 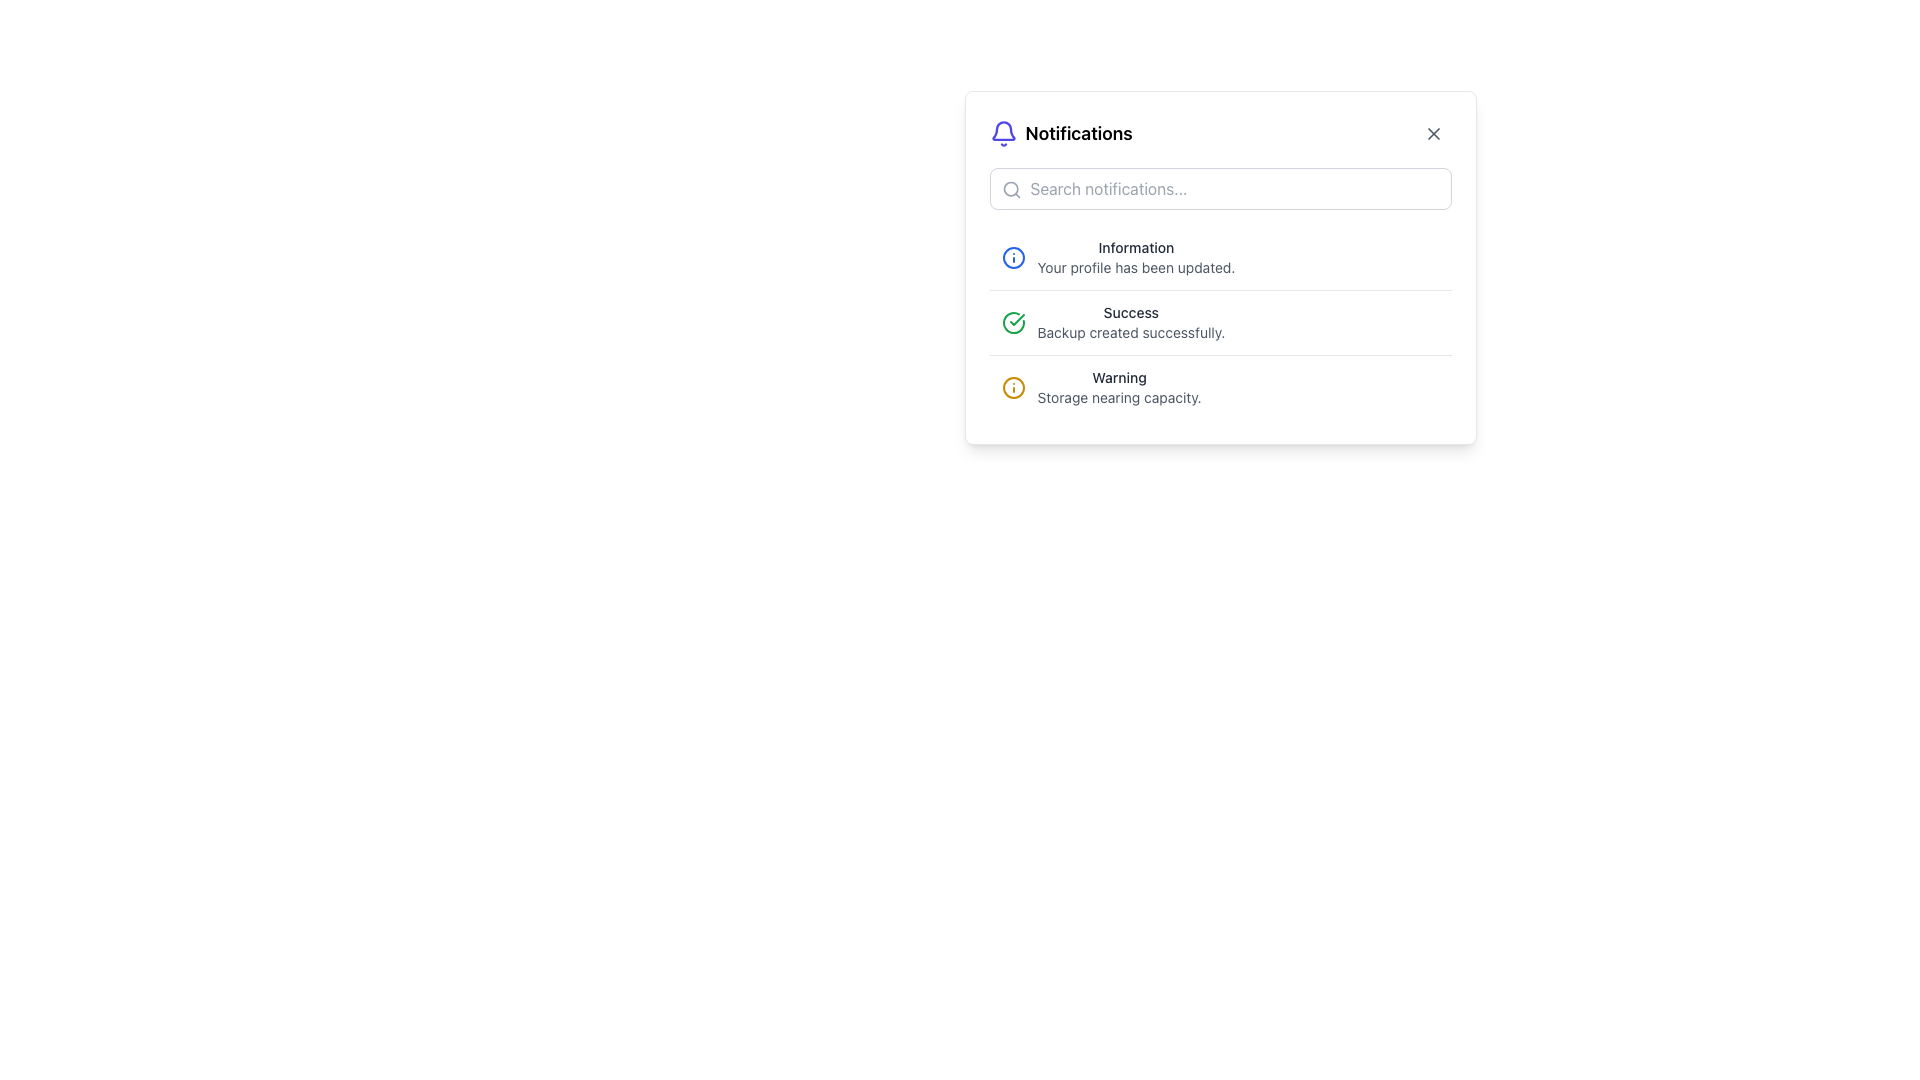 What do you see at coordinates (1131, 322) in the screenshot?
I see `the 'Success' notification message which indicates a successful backup creation` at bounding box center [1131, 322].